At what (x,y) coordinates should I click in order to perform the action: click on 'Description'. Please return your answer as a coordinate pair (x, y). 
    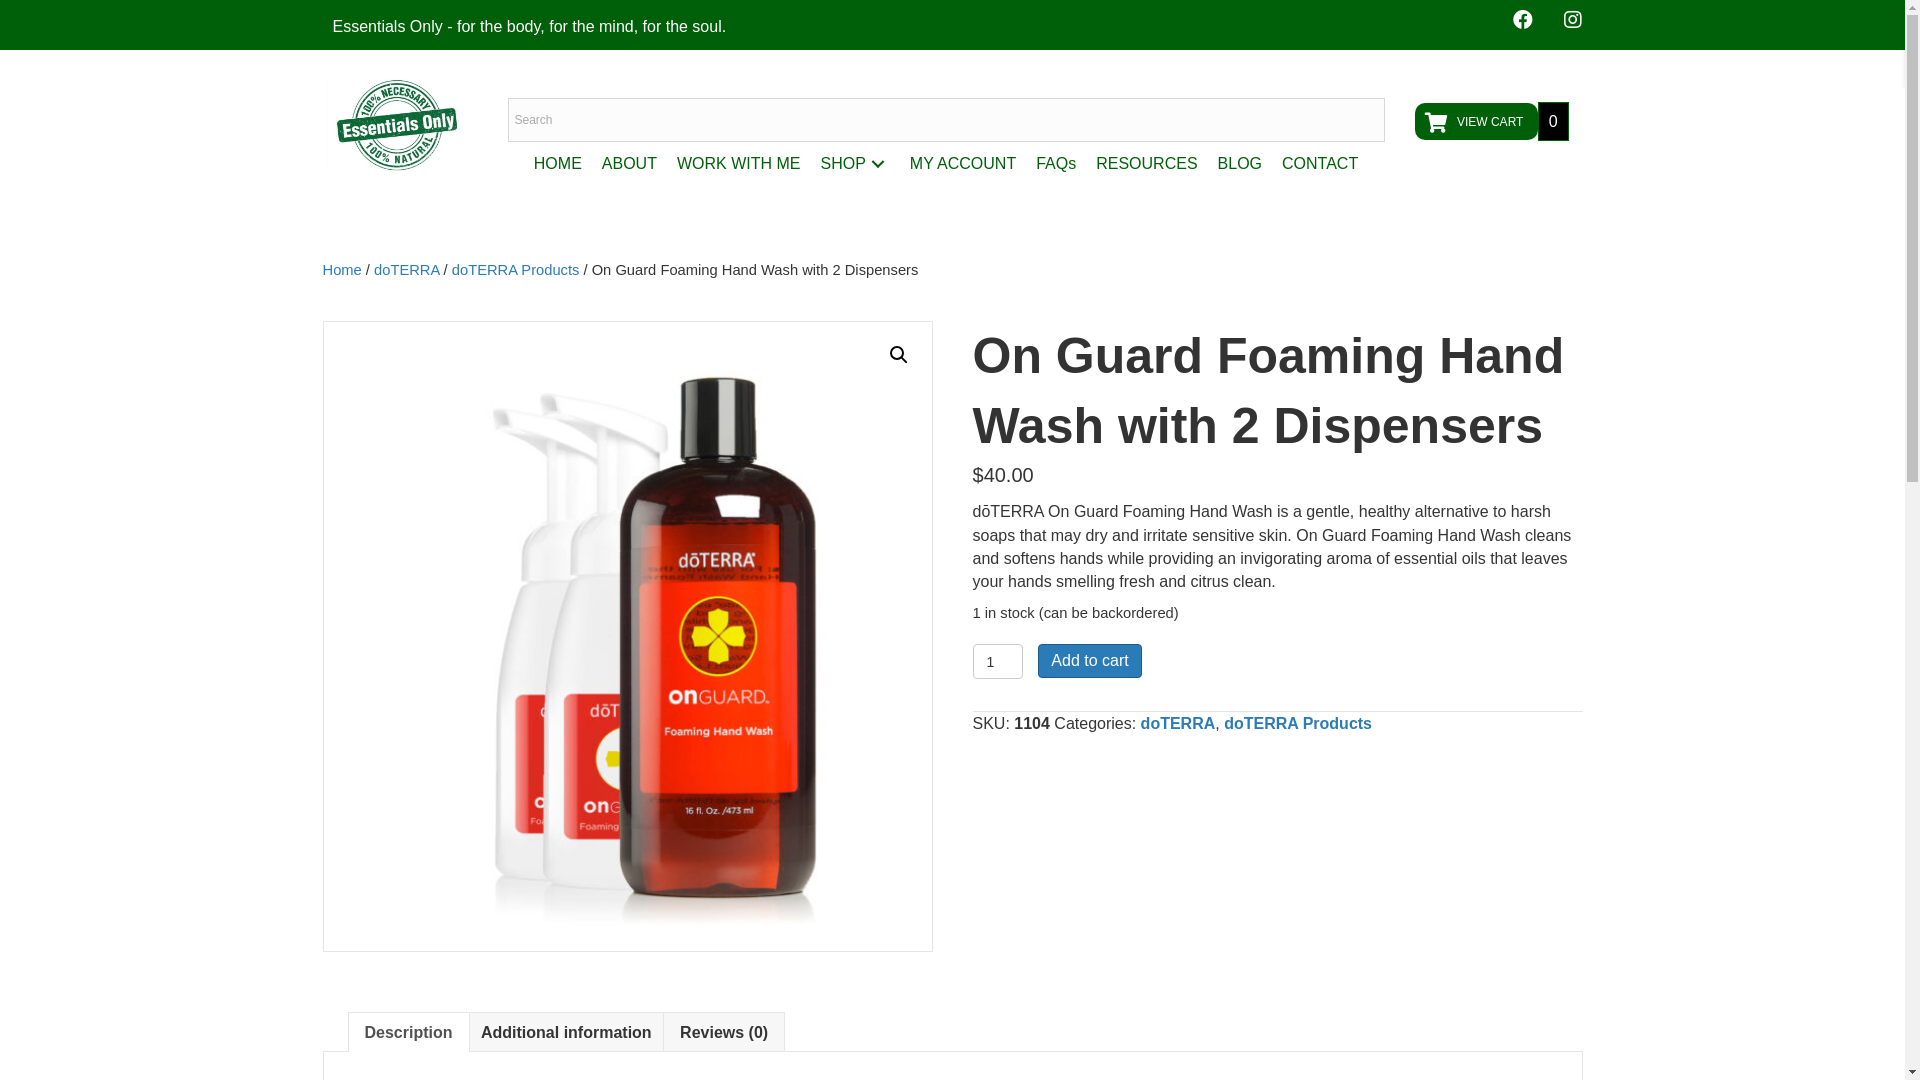
    Looking at the image, I should click on (407, 1032).